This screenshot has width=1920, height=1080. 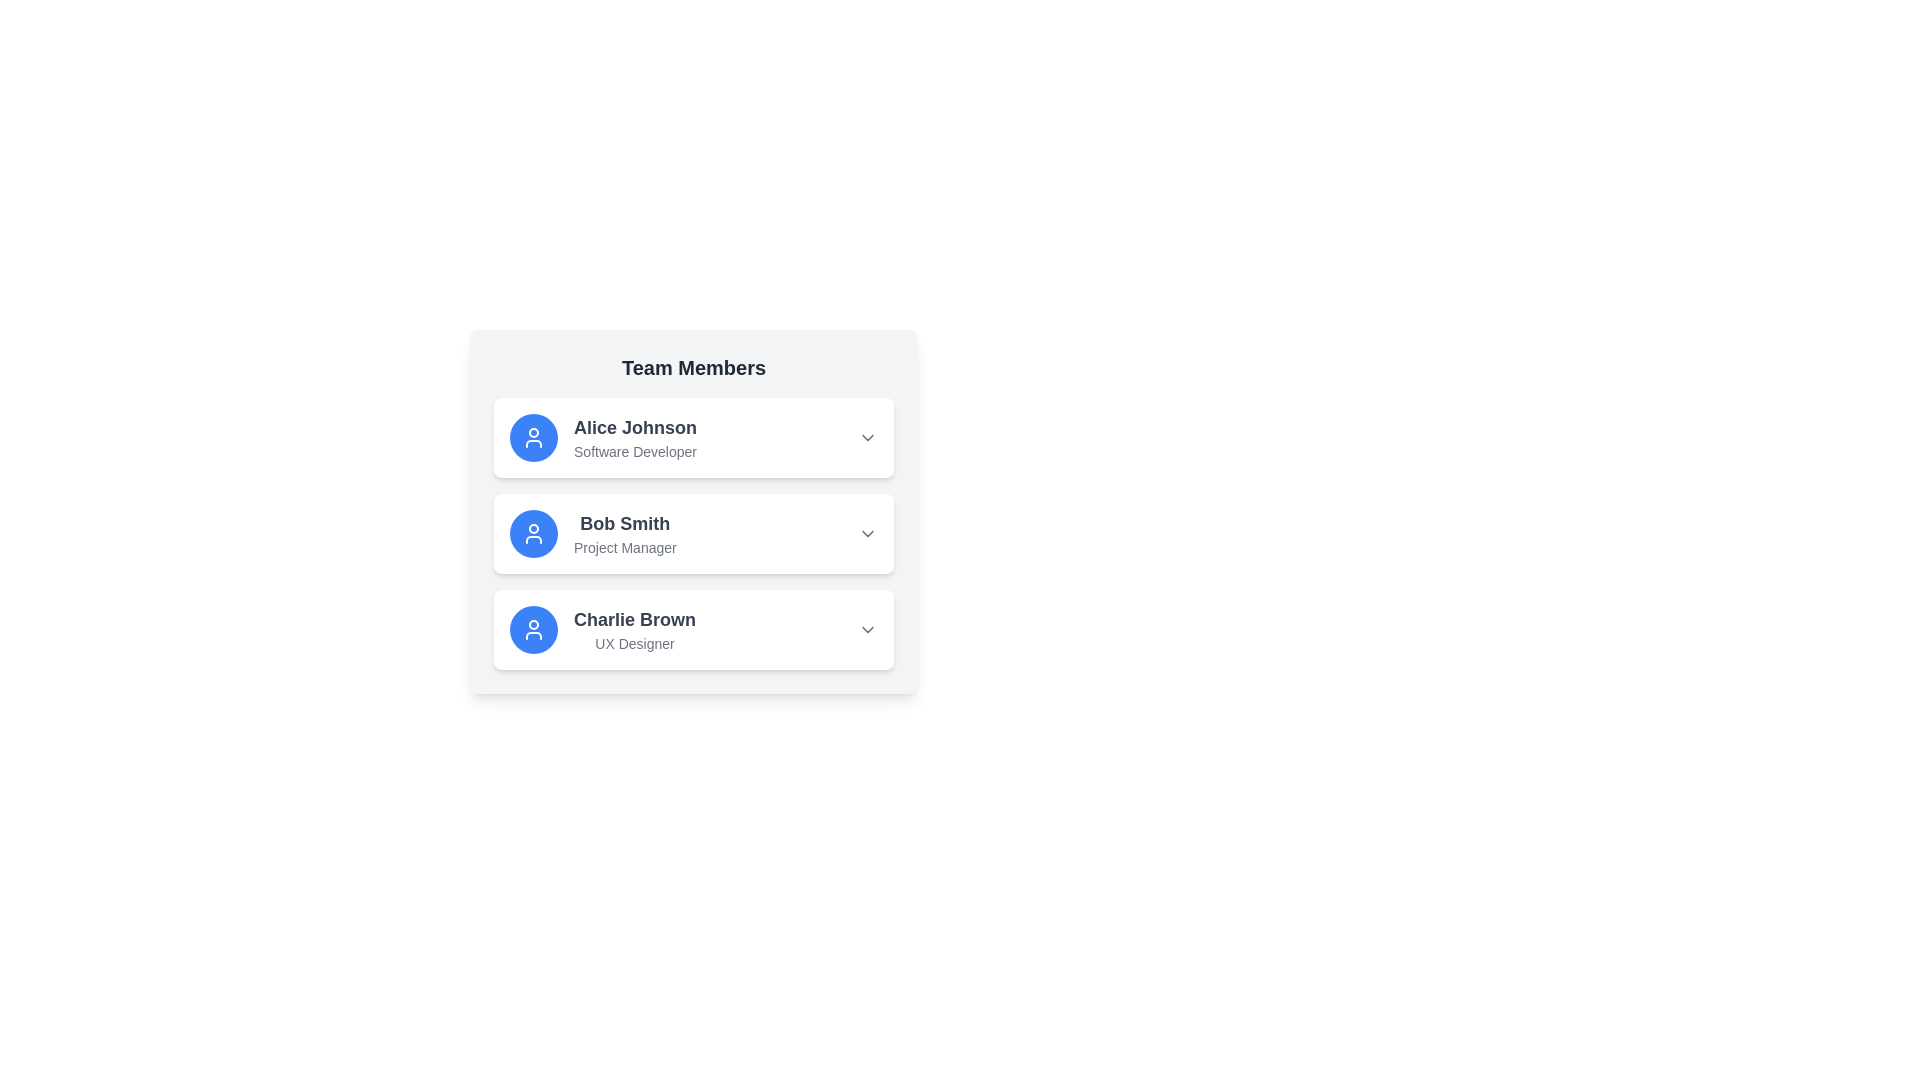 I want to click on the Profile avatar for 'Charlie Brown', so click(x=533, y=628).